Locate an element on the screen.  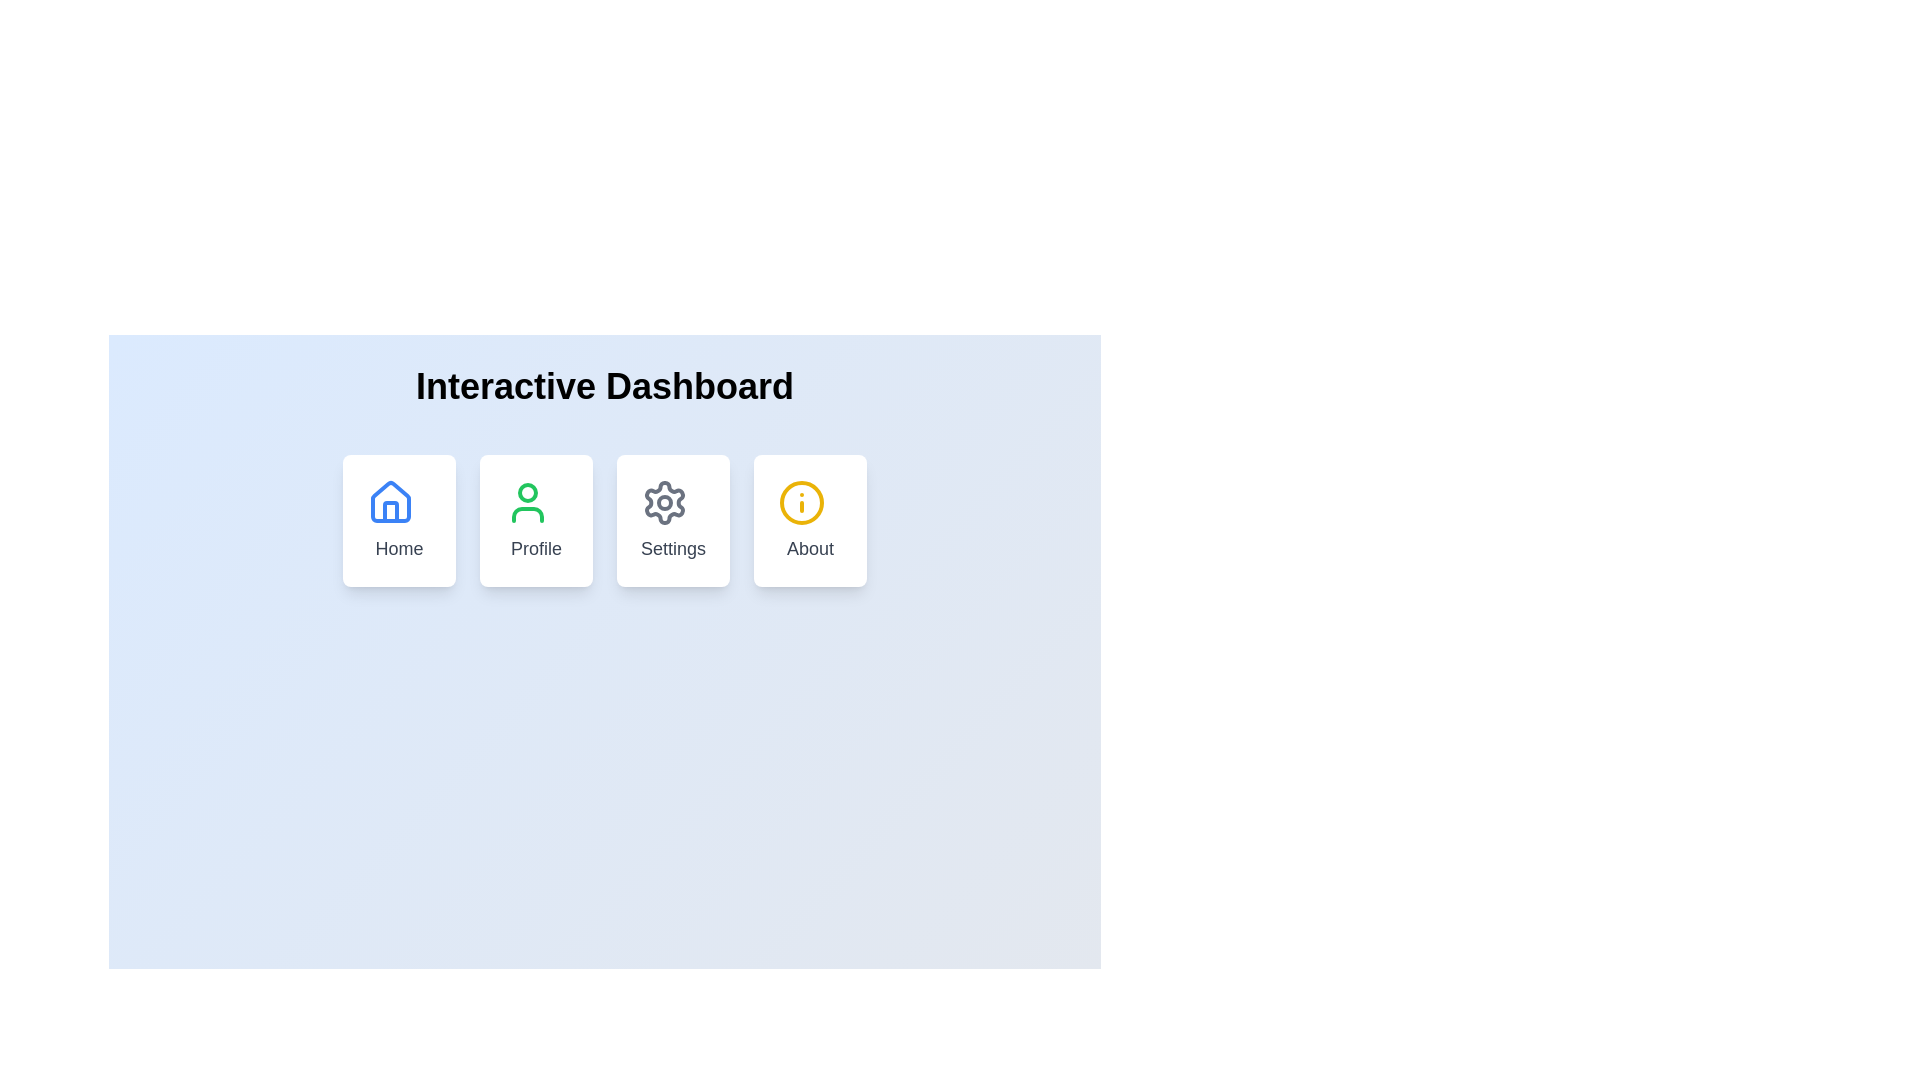
the circular graphical element representing the user profile's head in the 'Profile' icon, located on the second card from the left in the navigation options is located at coordinates (528, 493).